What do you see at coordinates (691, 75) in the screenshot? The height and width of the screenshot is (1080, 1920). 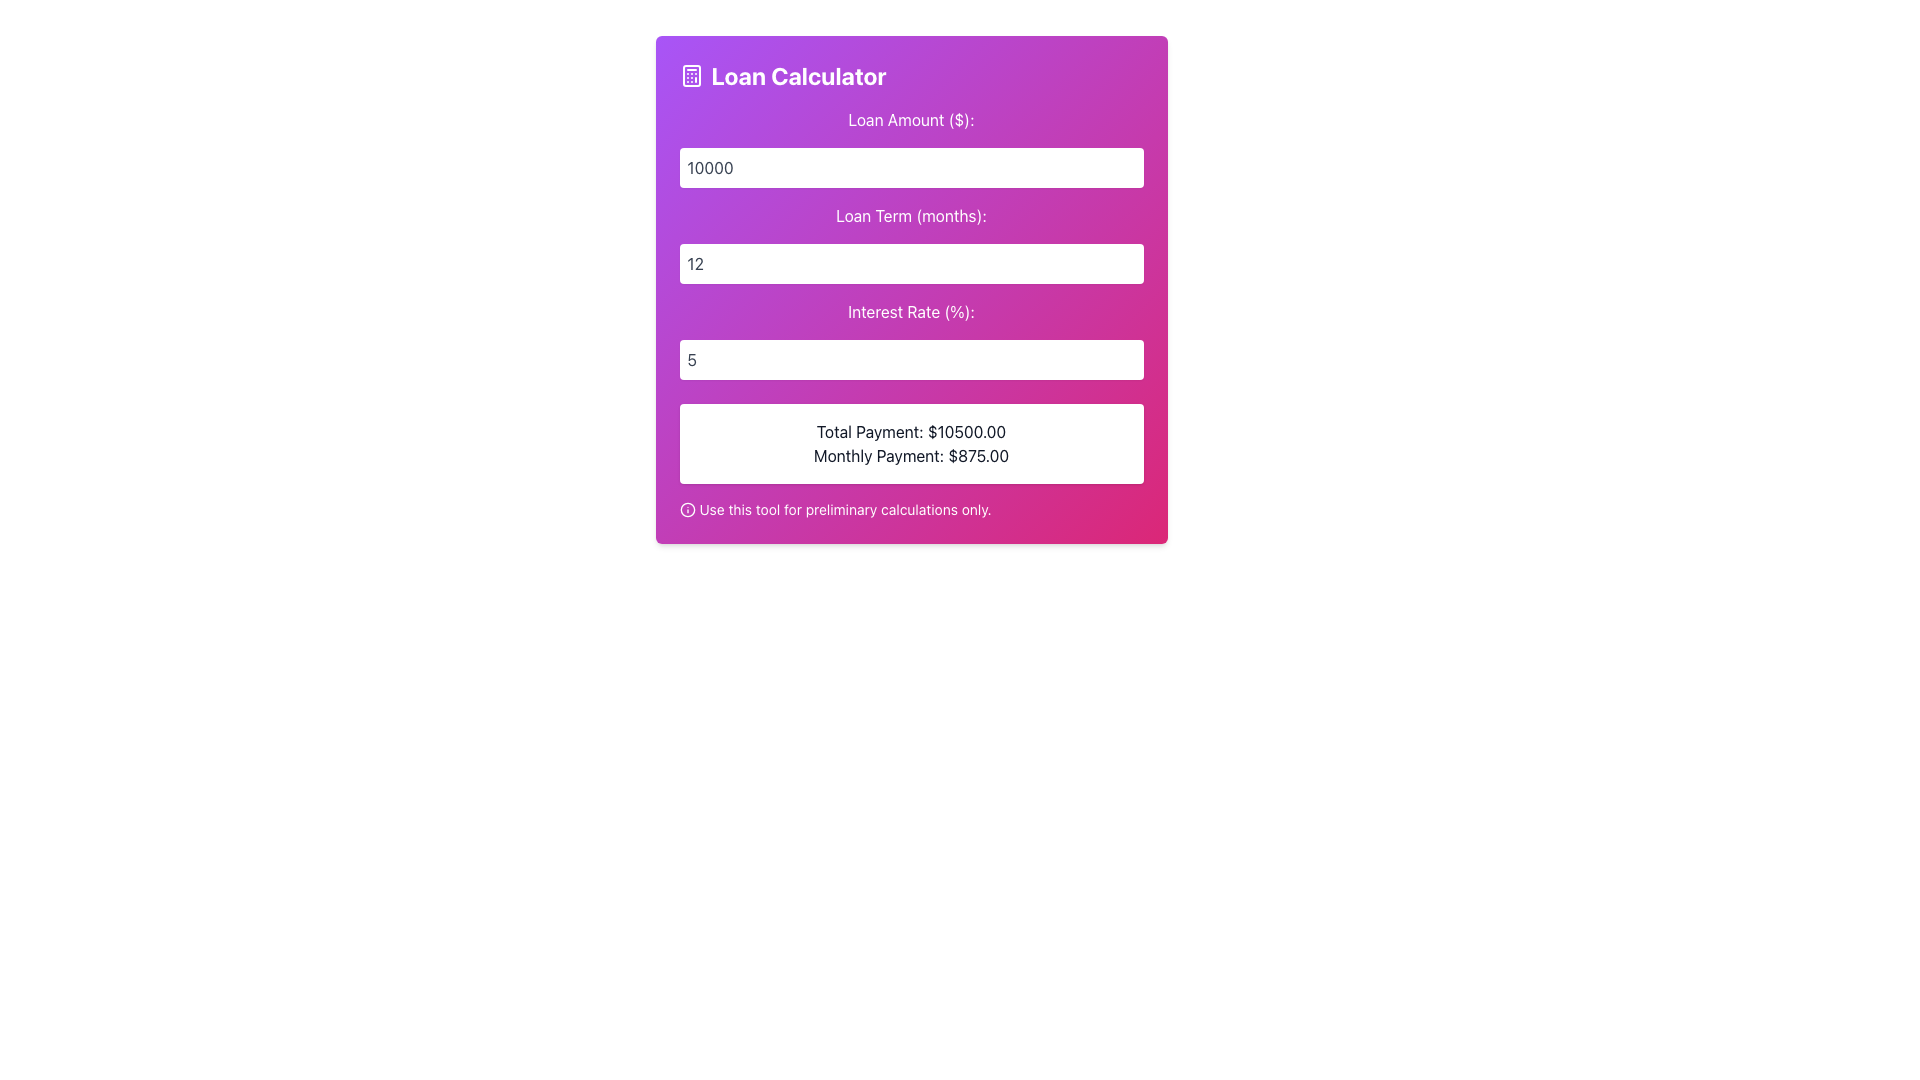 I see `the calculator icon representing the body of the 'Loan Calculator' header, located at the top-left corner of the main user interface` at bounding box center [691, 75].